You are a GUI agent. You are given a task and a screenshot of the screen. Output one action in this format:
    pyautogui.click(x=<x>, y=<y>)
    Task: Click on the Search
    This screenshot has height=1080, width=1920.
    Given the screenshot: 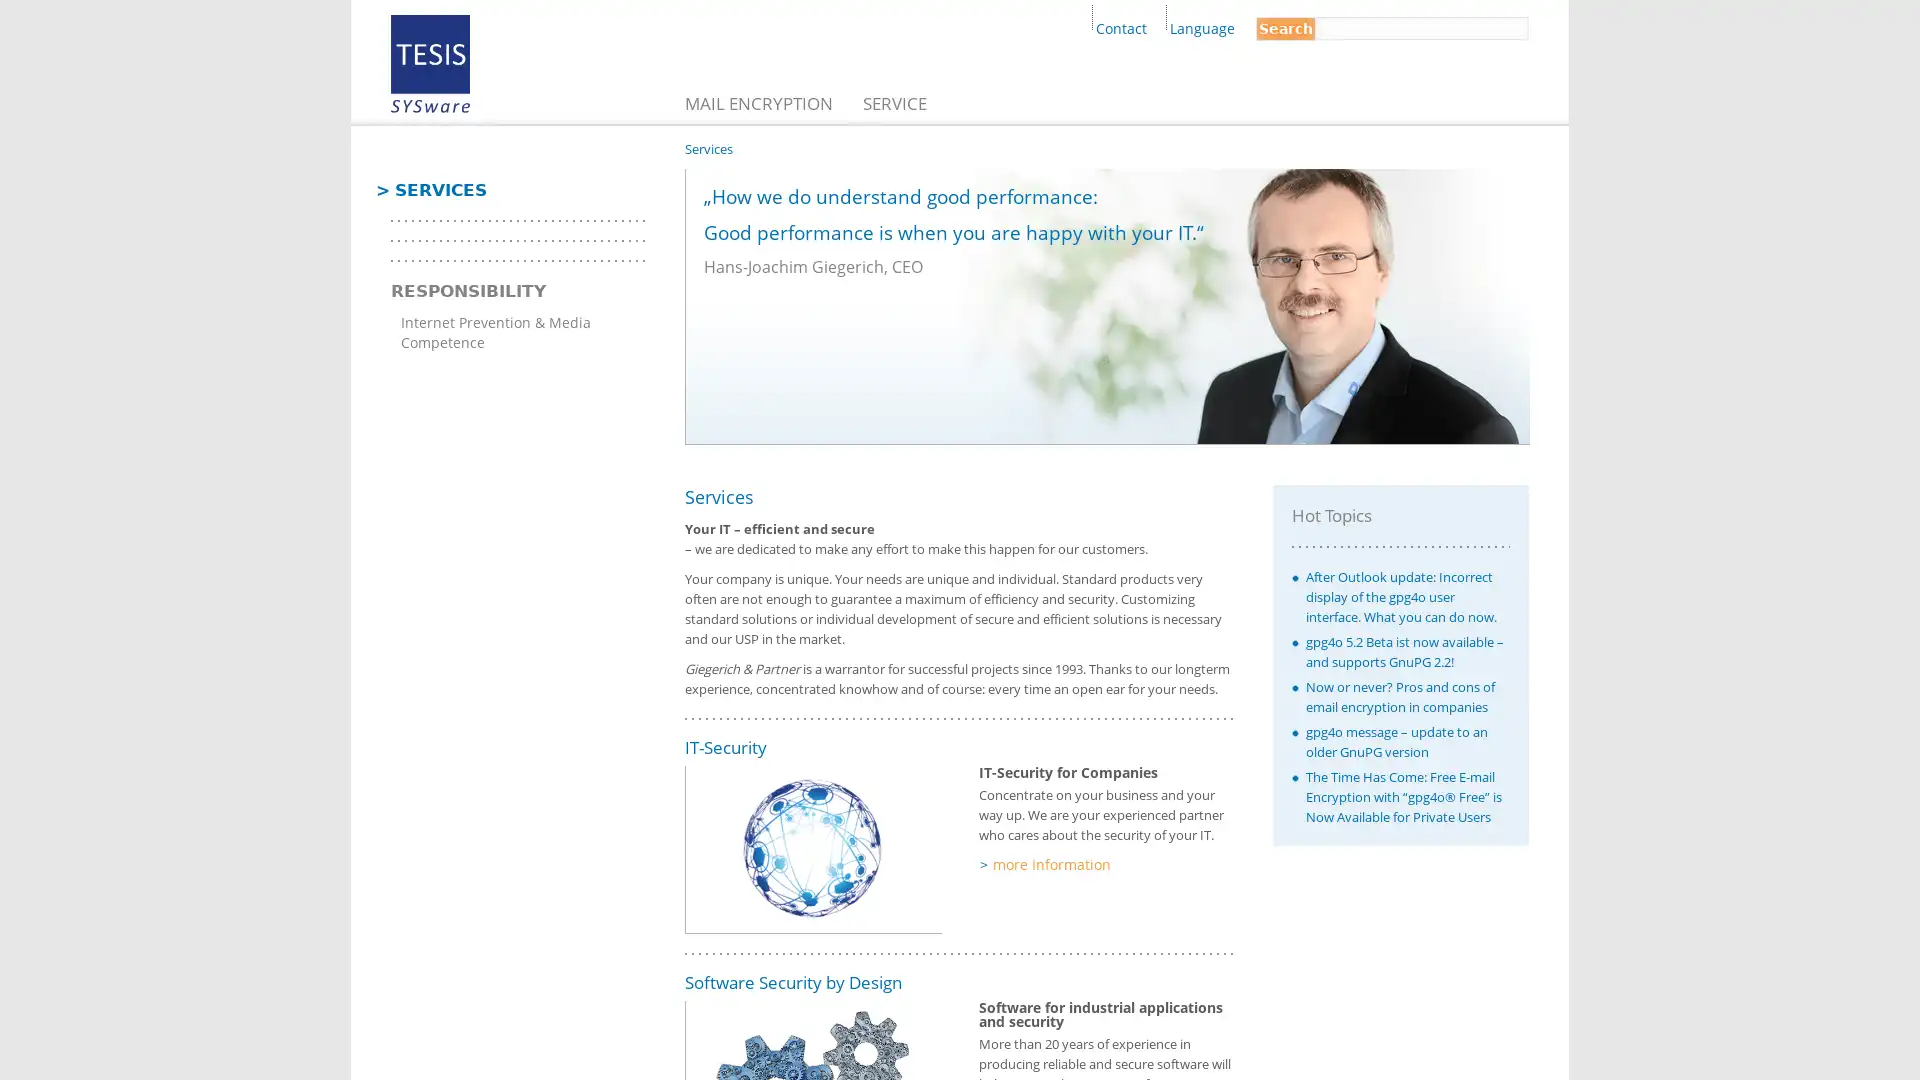 What is the action you would take?
    pyautogui.click(x=1286, y=29)
    